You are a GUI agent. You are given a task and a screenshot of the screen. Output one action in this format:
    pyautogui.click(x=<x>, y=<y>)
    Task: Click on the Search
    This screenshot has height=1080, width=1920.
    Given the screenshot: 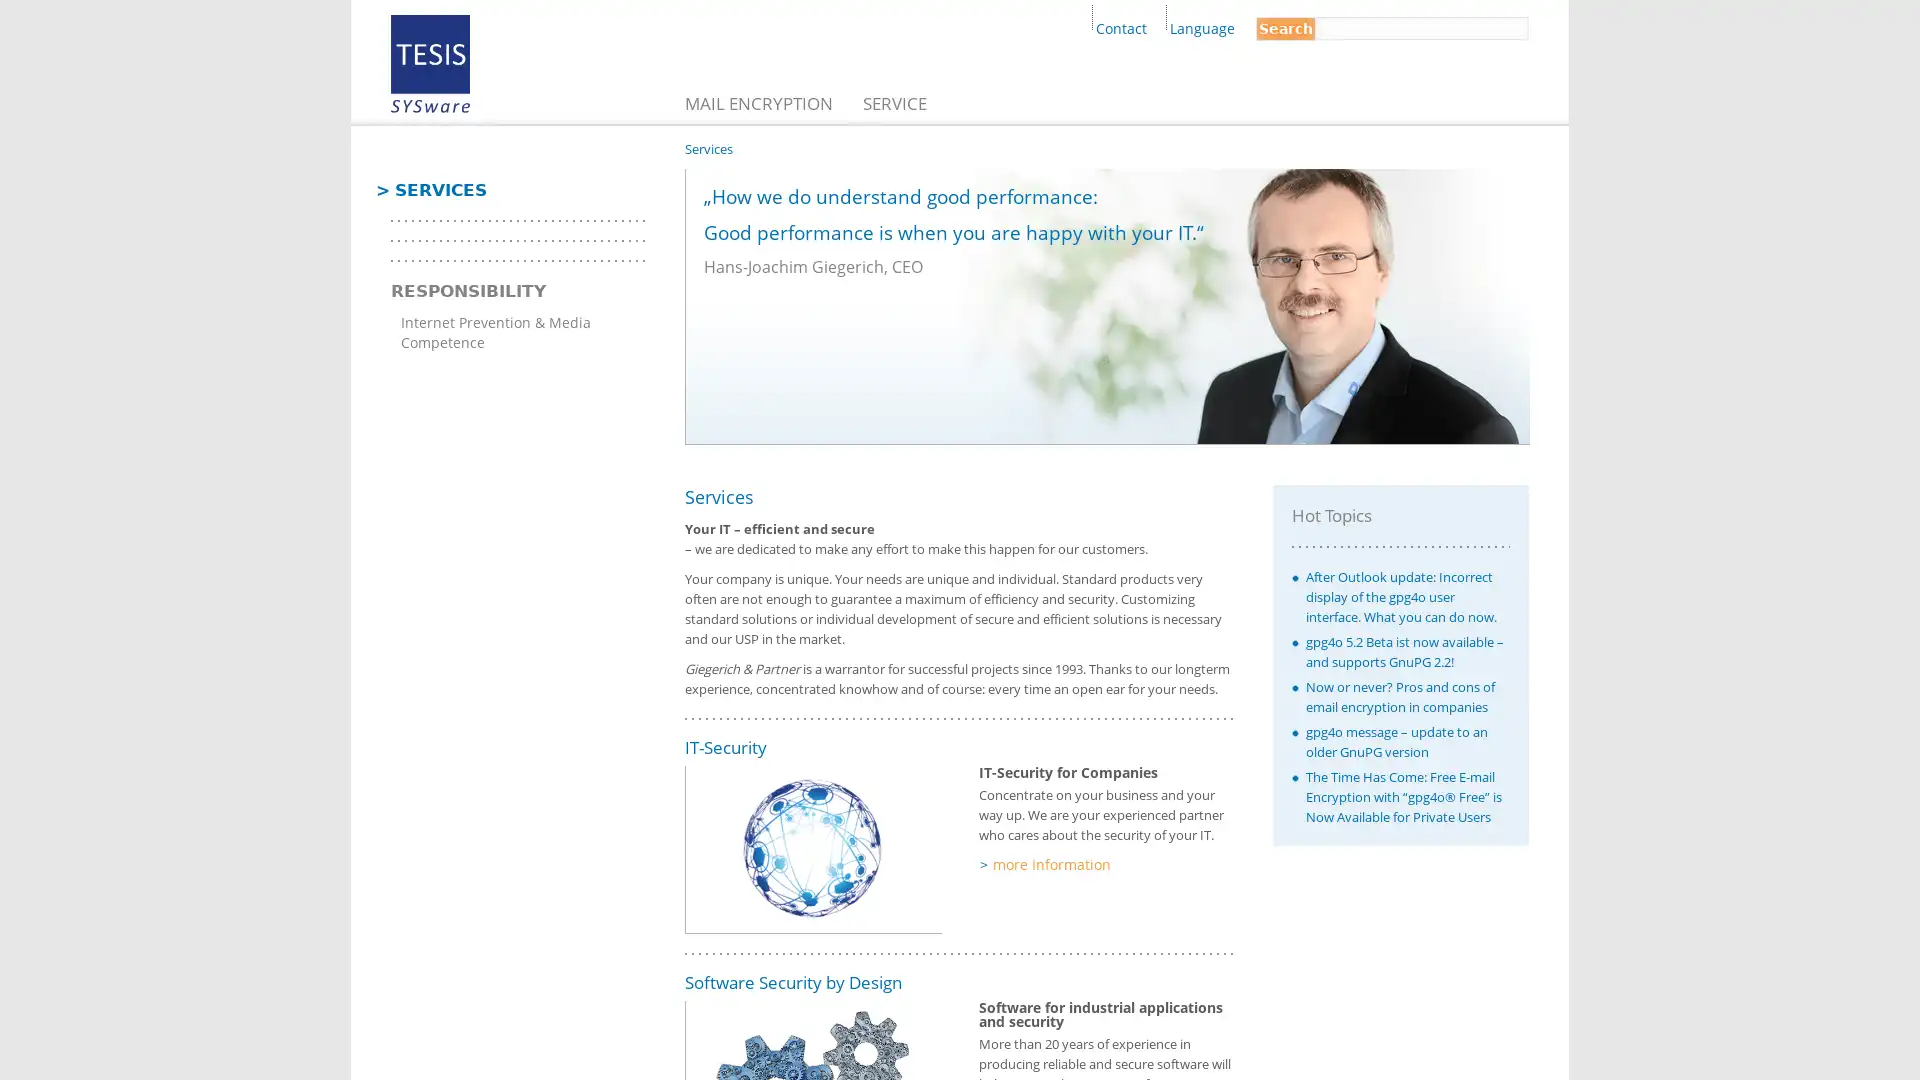 What is the action you would take?
    pyautogui.click(x=1286, y=29)
    